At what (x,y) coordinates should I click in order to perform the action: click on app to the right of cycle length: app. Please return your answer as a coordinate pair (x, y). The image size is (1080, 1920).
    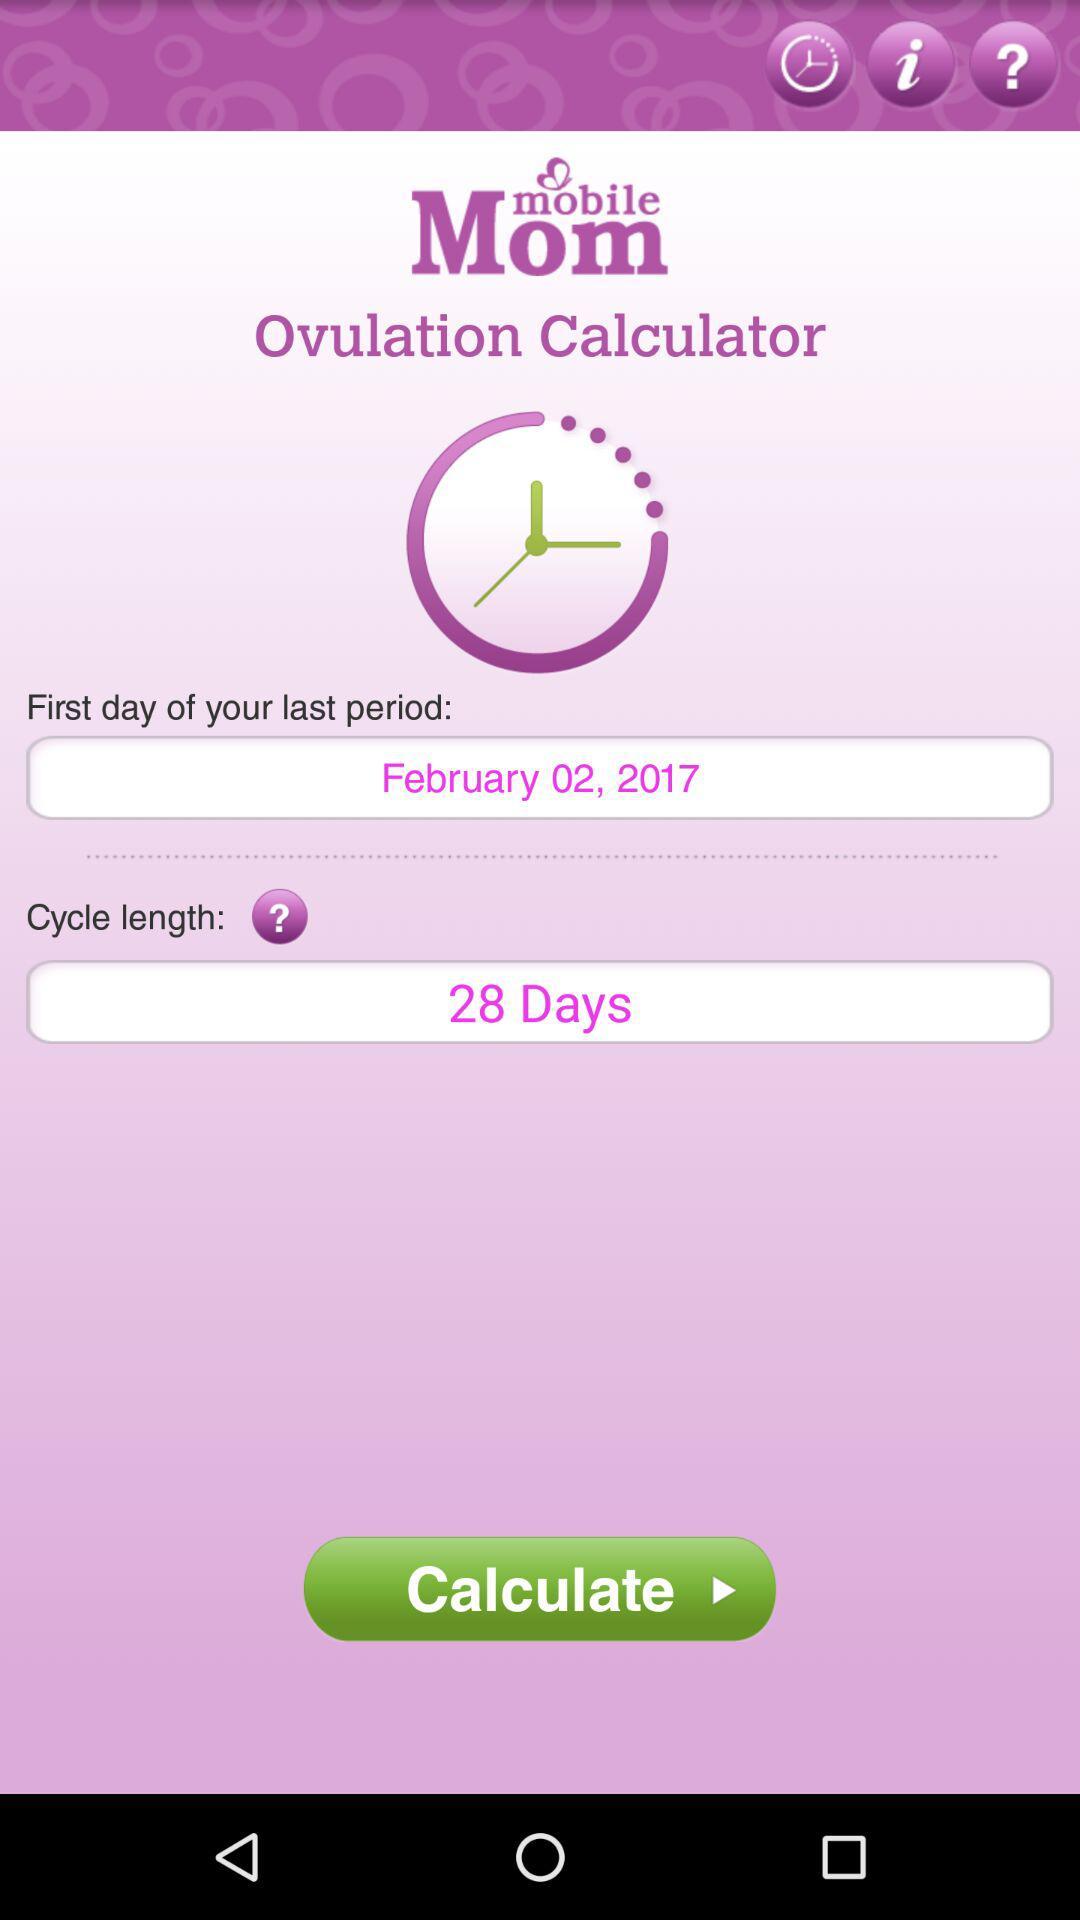
    Looking at the image, I should click on (280, 916).